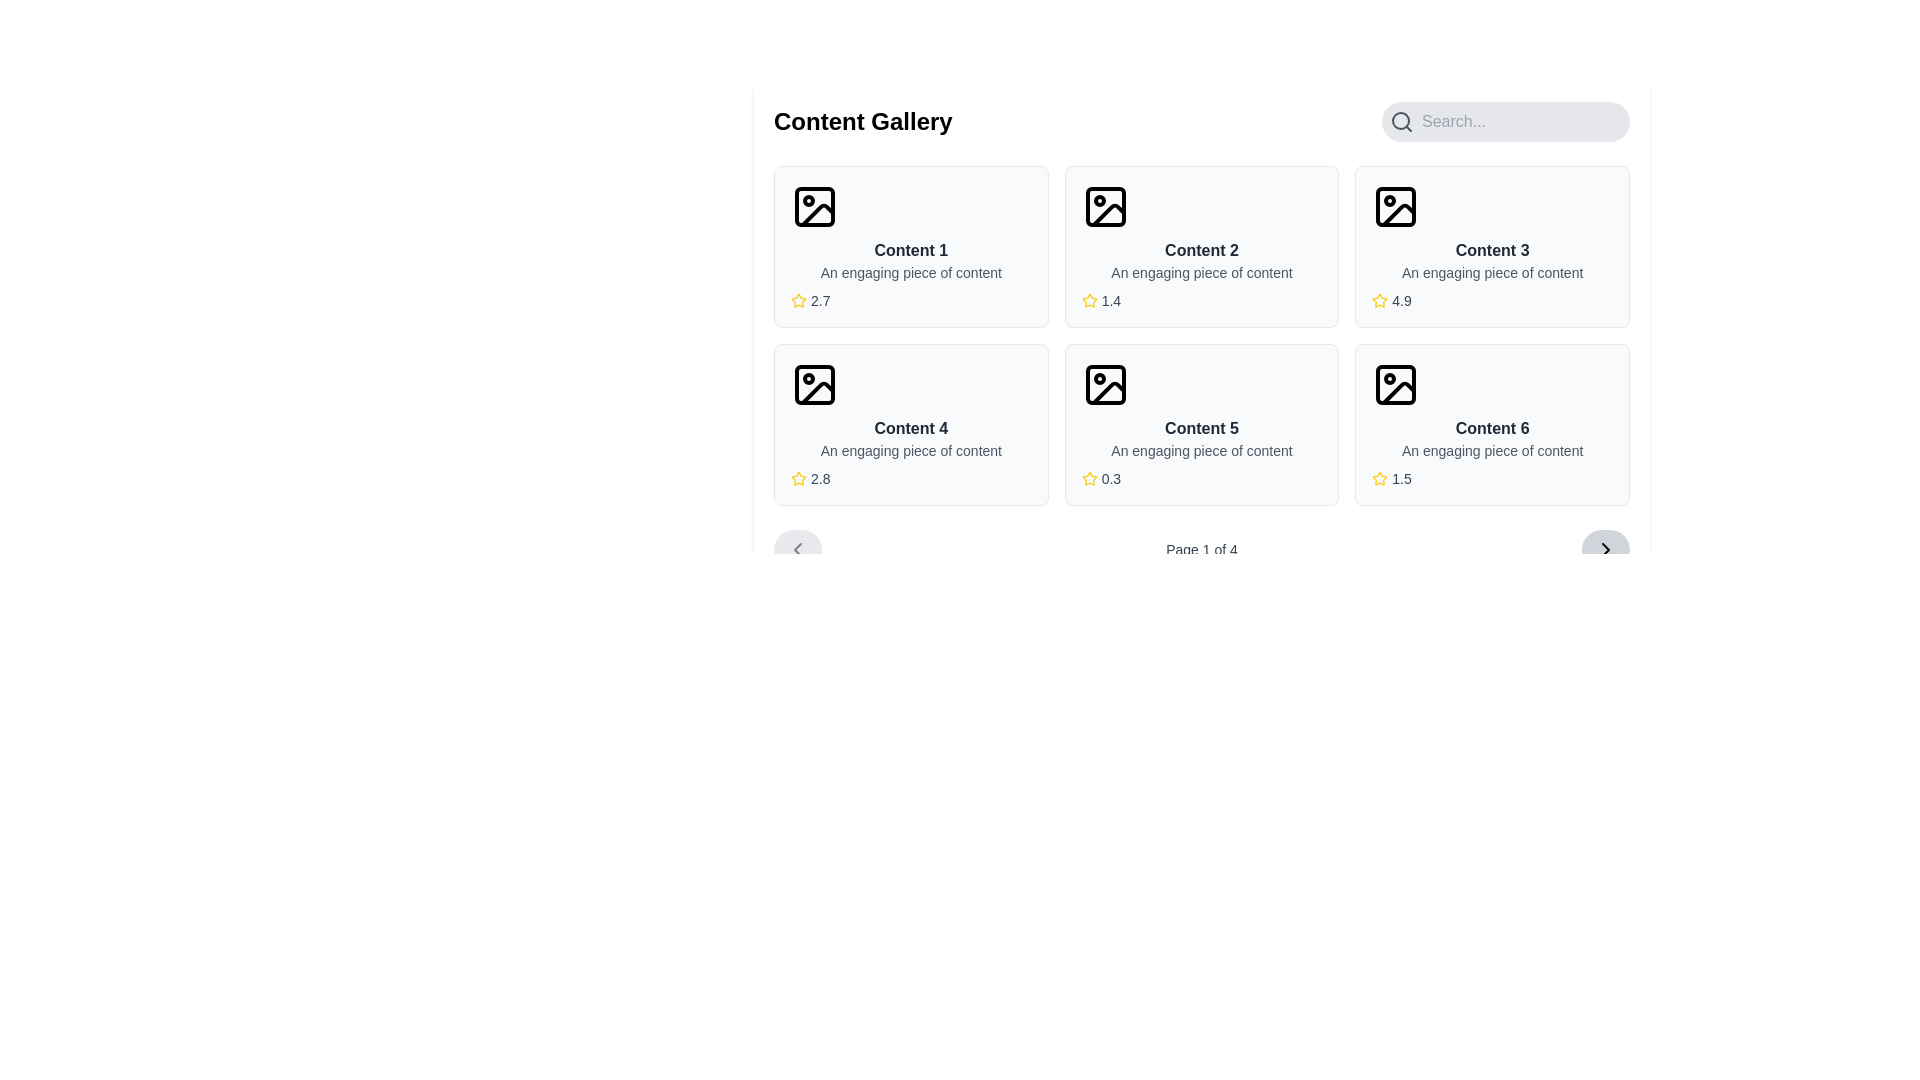 This screenshot has width=1920, height=1080. Describe the element at coordinates (910, 423) in the screenshot. I see `the content display card located in the second row, first column of the grid, which displays a title, description, and rating, positioned below 'Content 1' and to the left of 'Content 5'` at that location.